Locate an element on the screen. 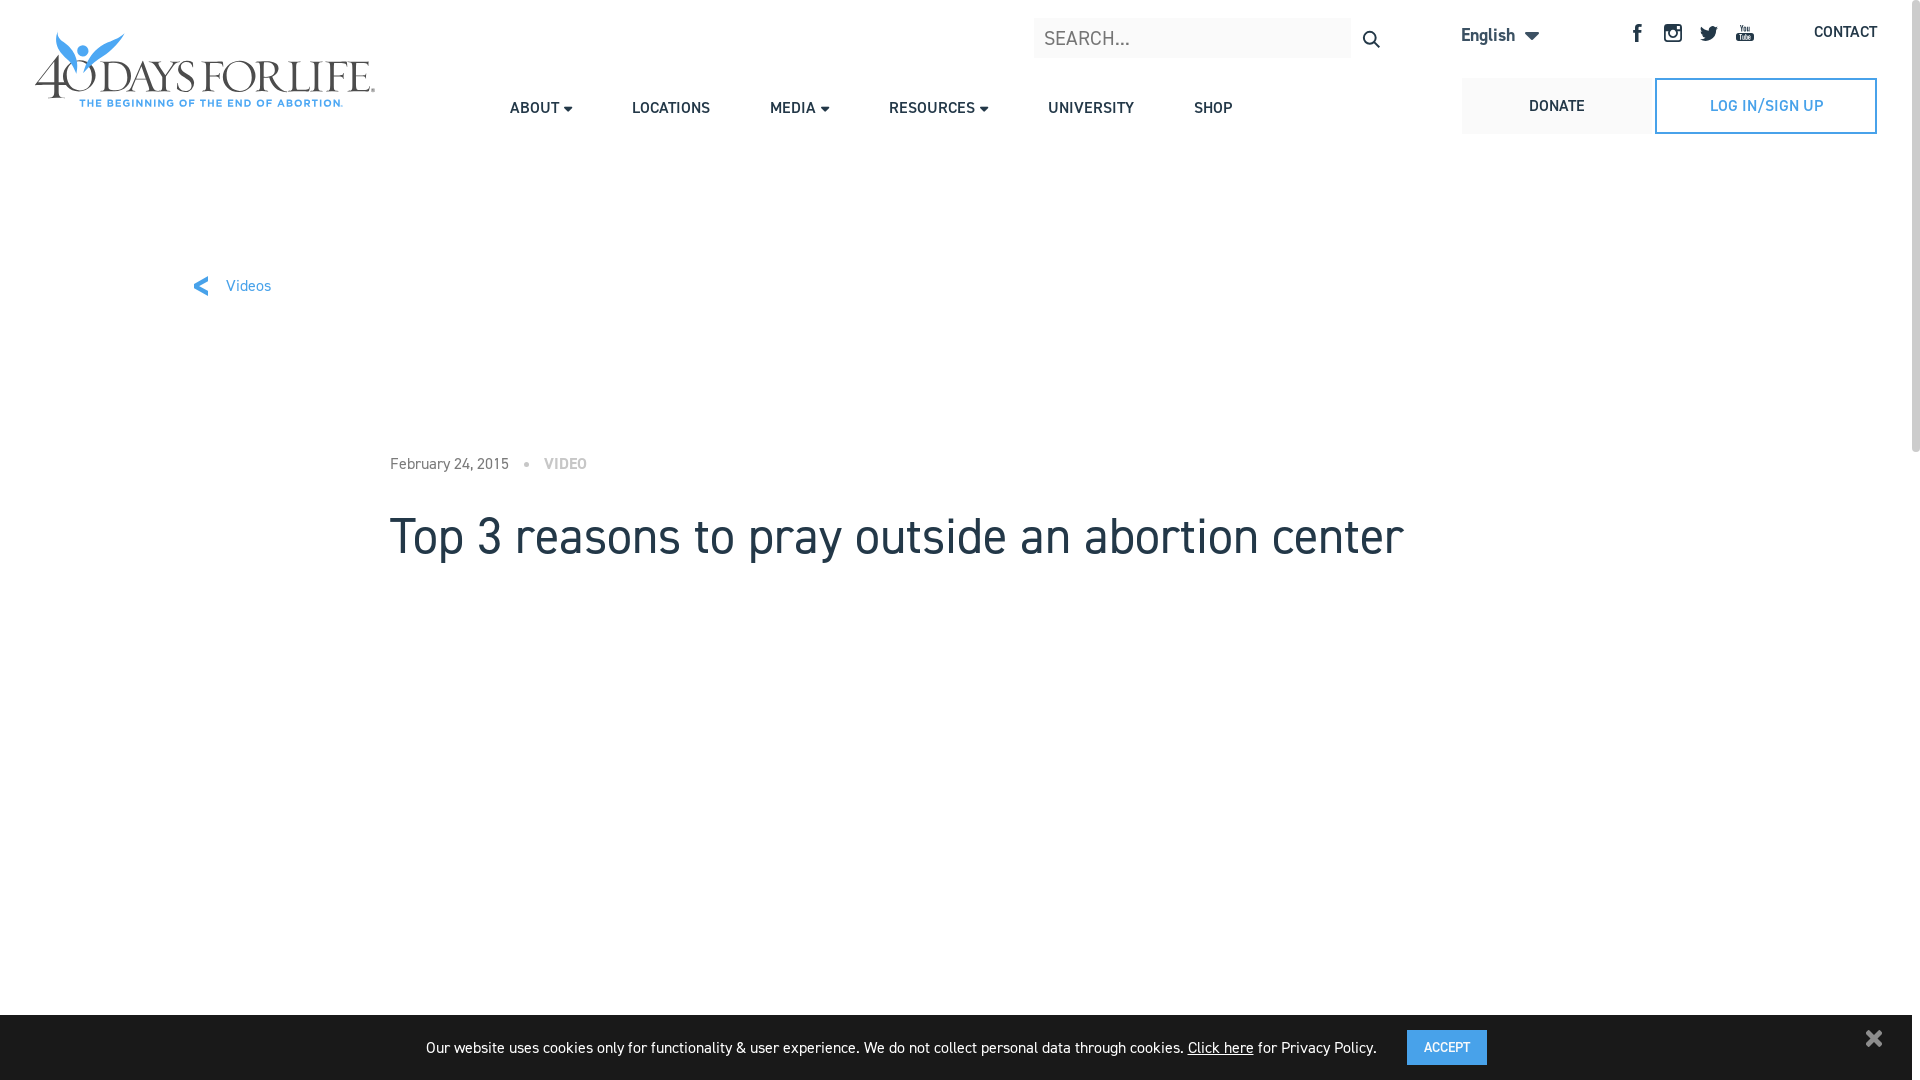 The height and width of the screenshot is (1080, 1920). 'SHOP' is located at coordinates (1212, 107).